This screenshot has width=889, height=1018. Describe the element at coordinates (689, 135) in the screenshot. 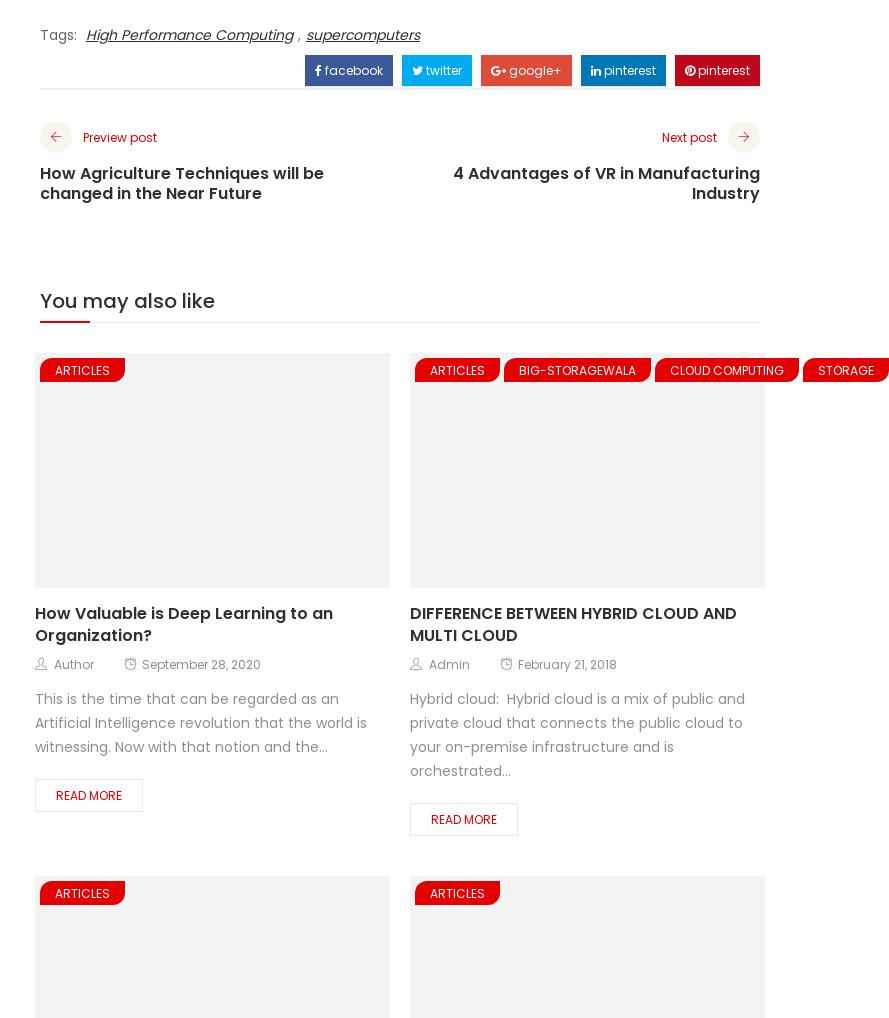

I see `'Next post'` at that location.